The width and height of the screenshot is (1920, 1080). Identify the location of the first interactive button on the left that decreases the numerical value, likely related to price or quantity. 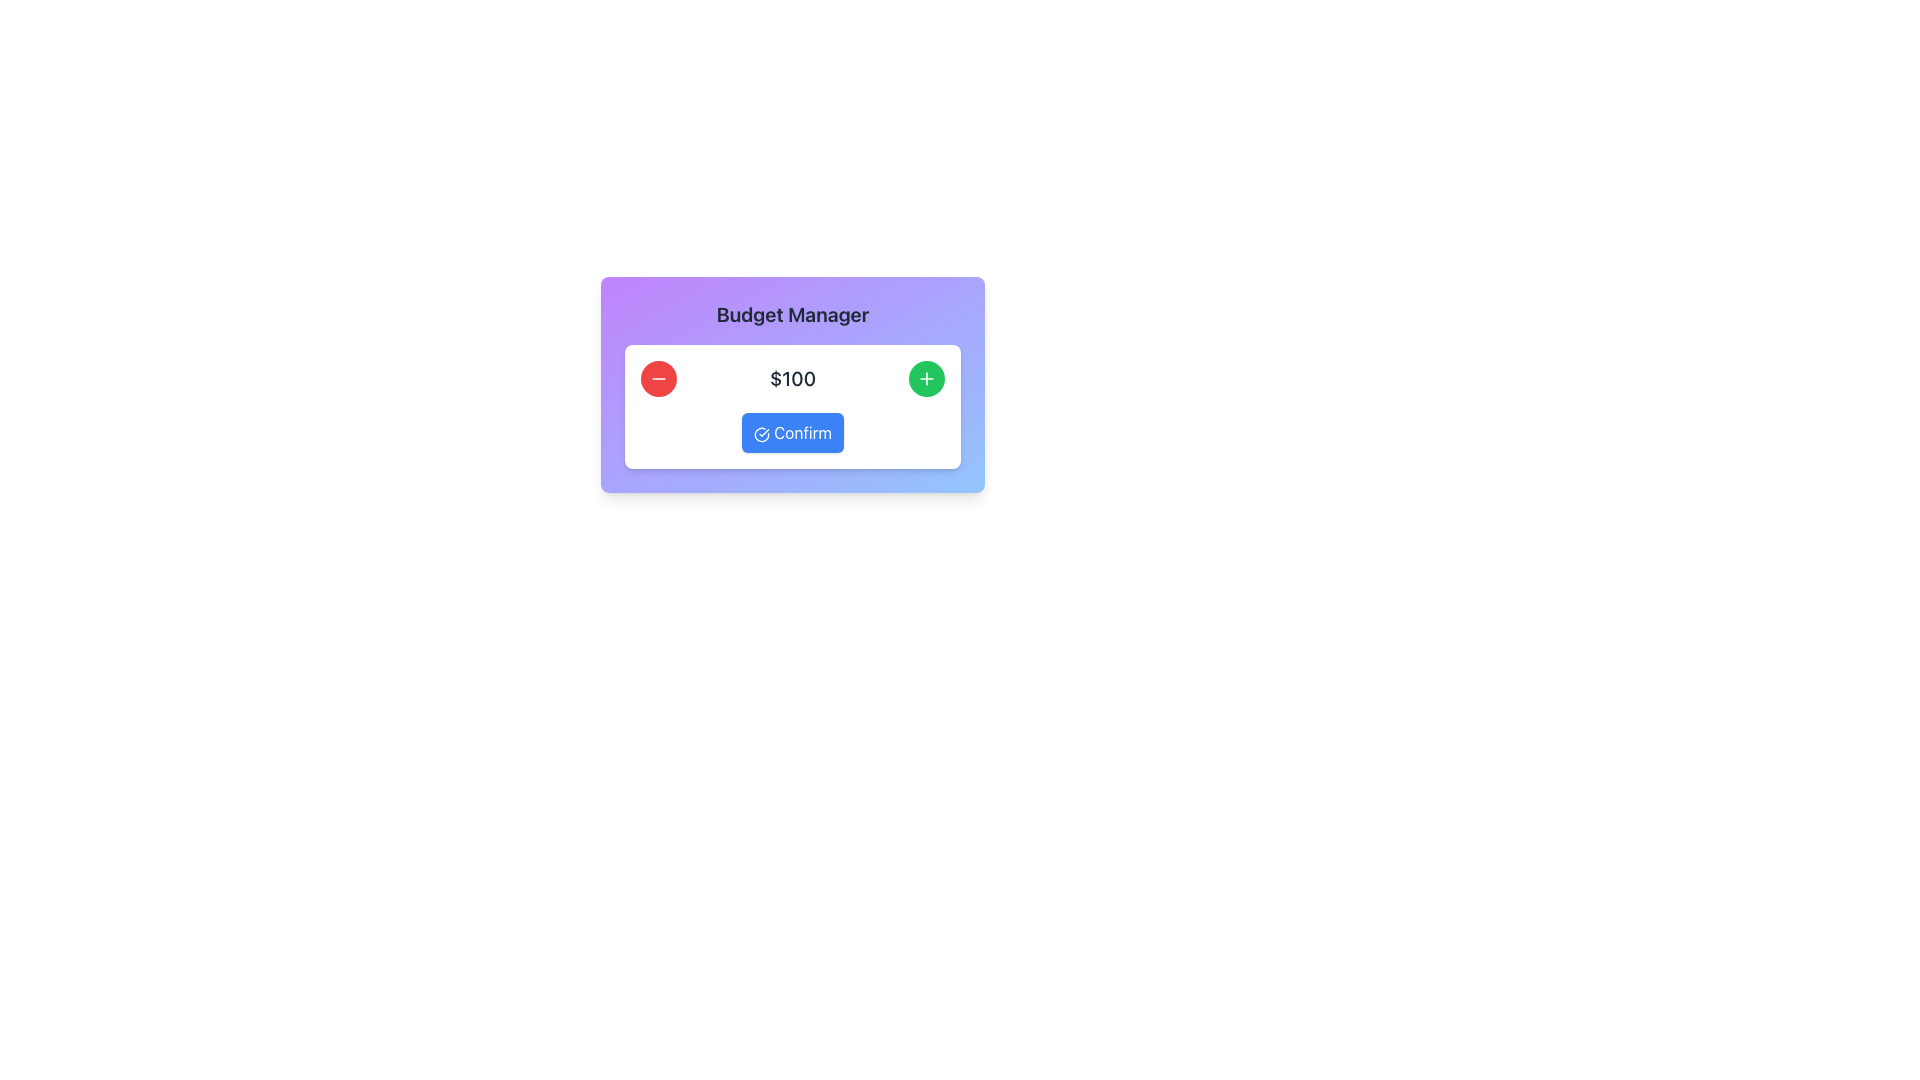
(658, 378).